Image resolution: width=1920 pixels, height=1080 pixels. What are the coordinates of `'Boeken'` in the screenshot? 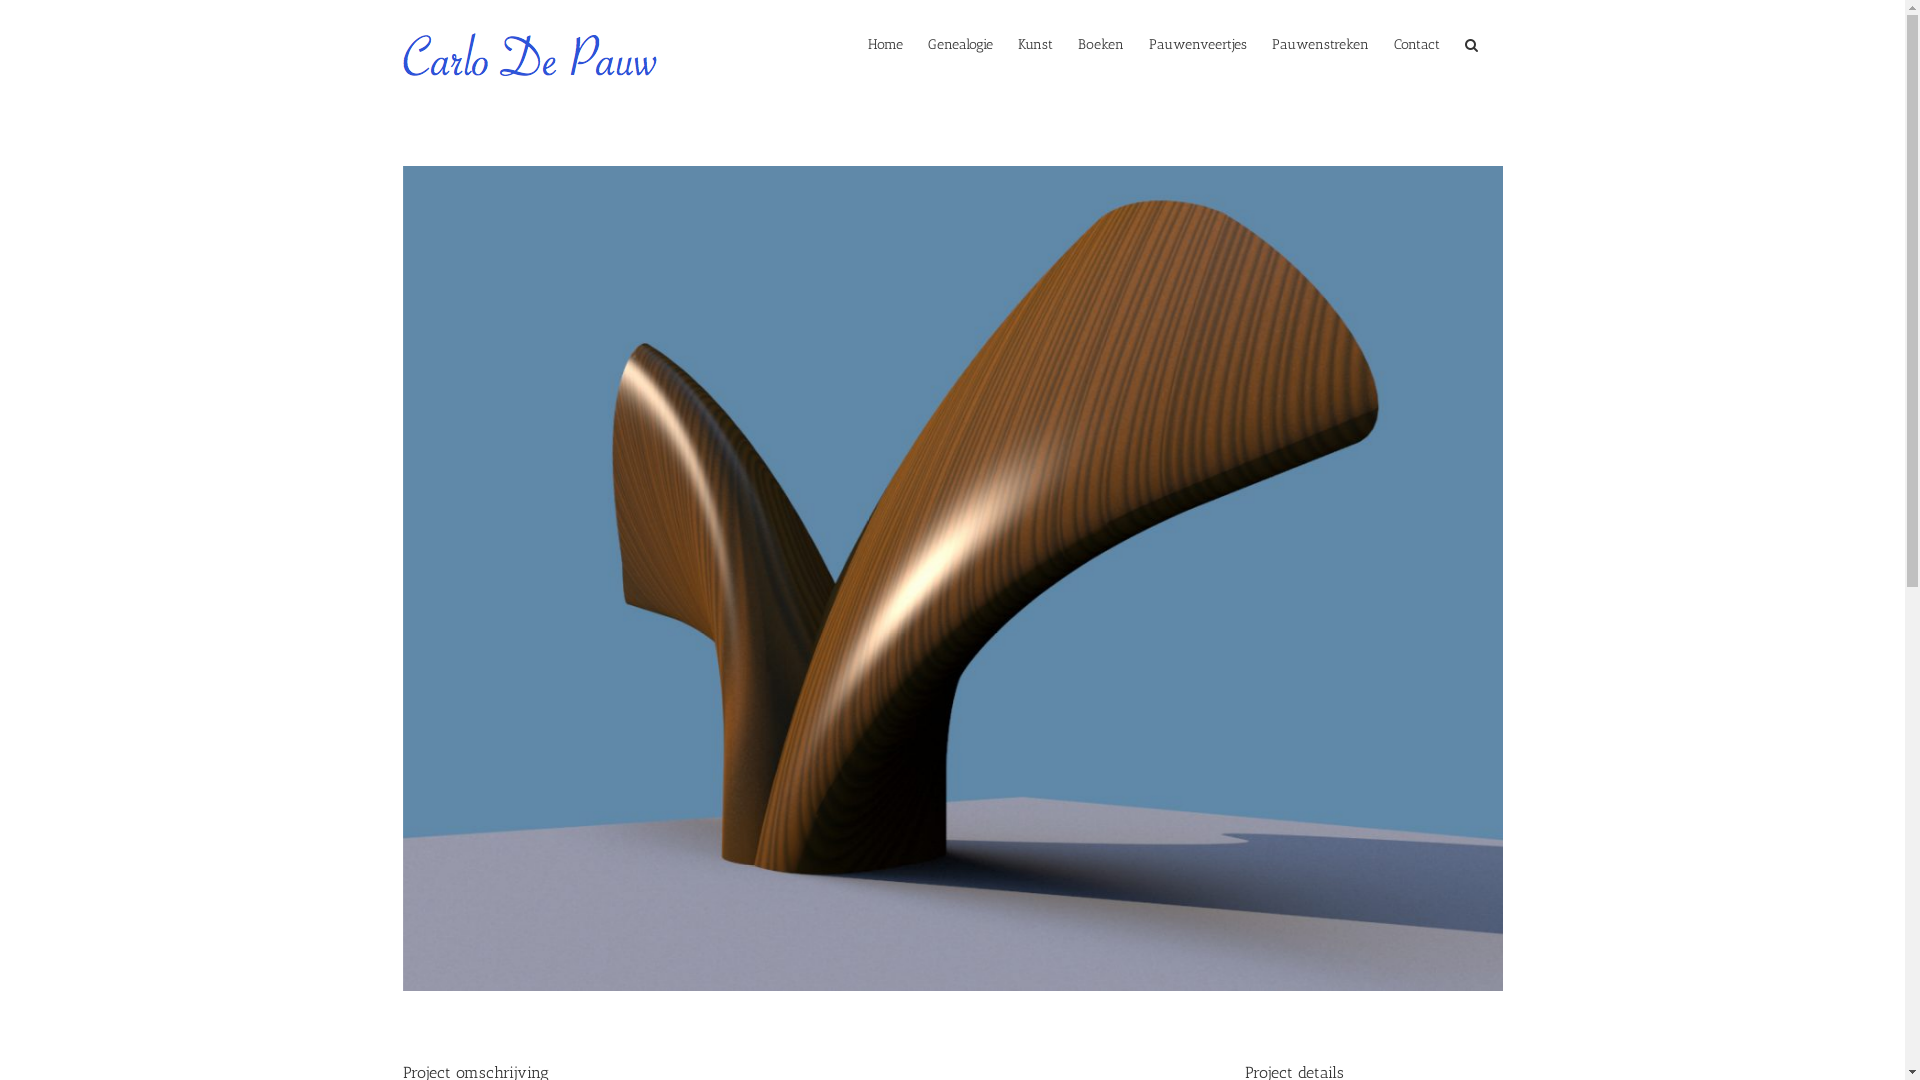 It's located at (1099, 42).